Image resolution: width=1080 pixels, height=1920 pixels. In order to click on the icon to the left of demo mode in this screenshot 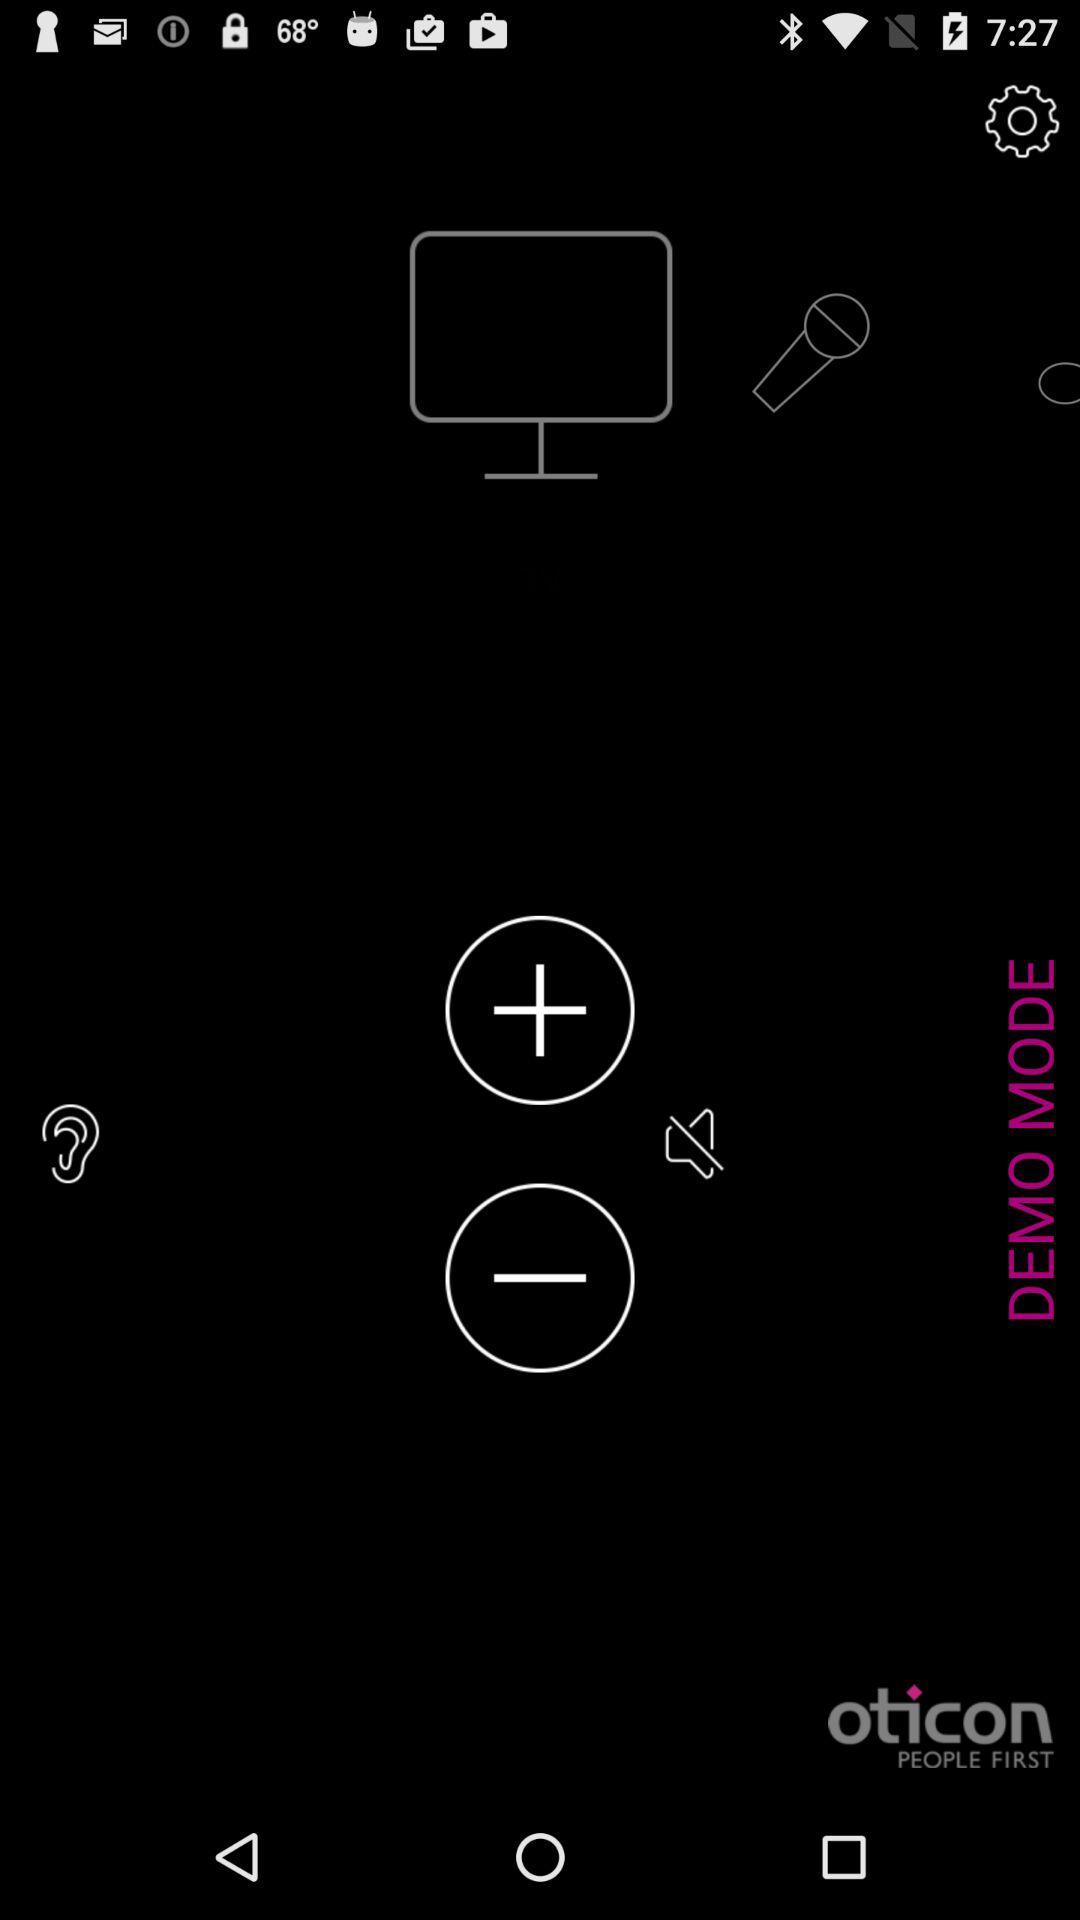, I will do `click(691, 1143)`.